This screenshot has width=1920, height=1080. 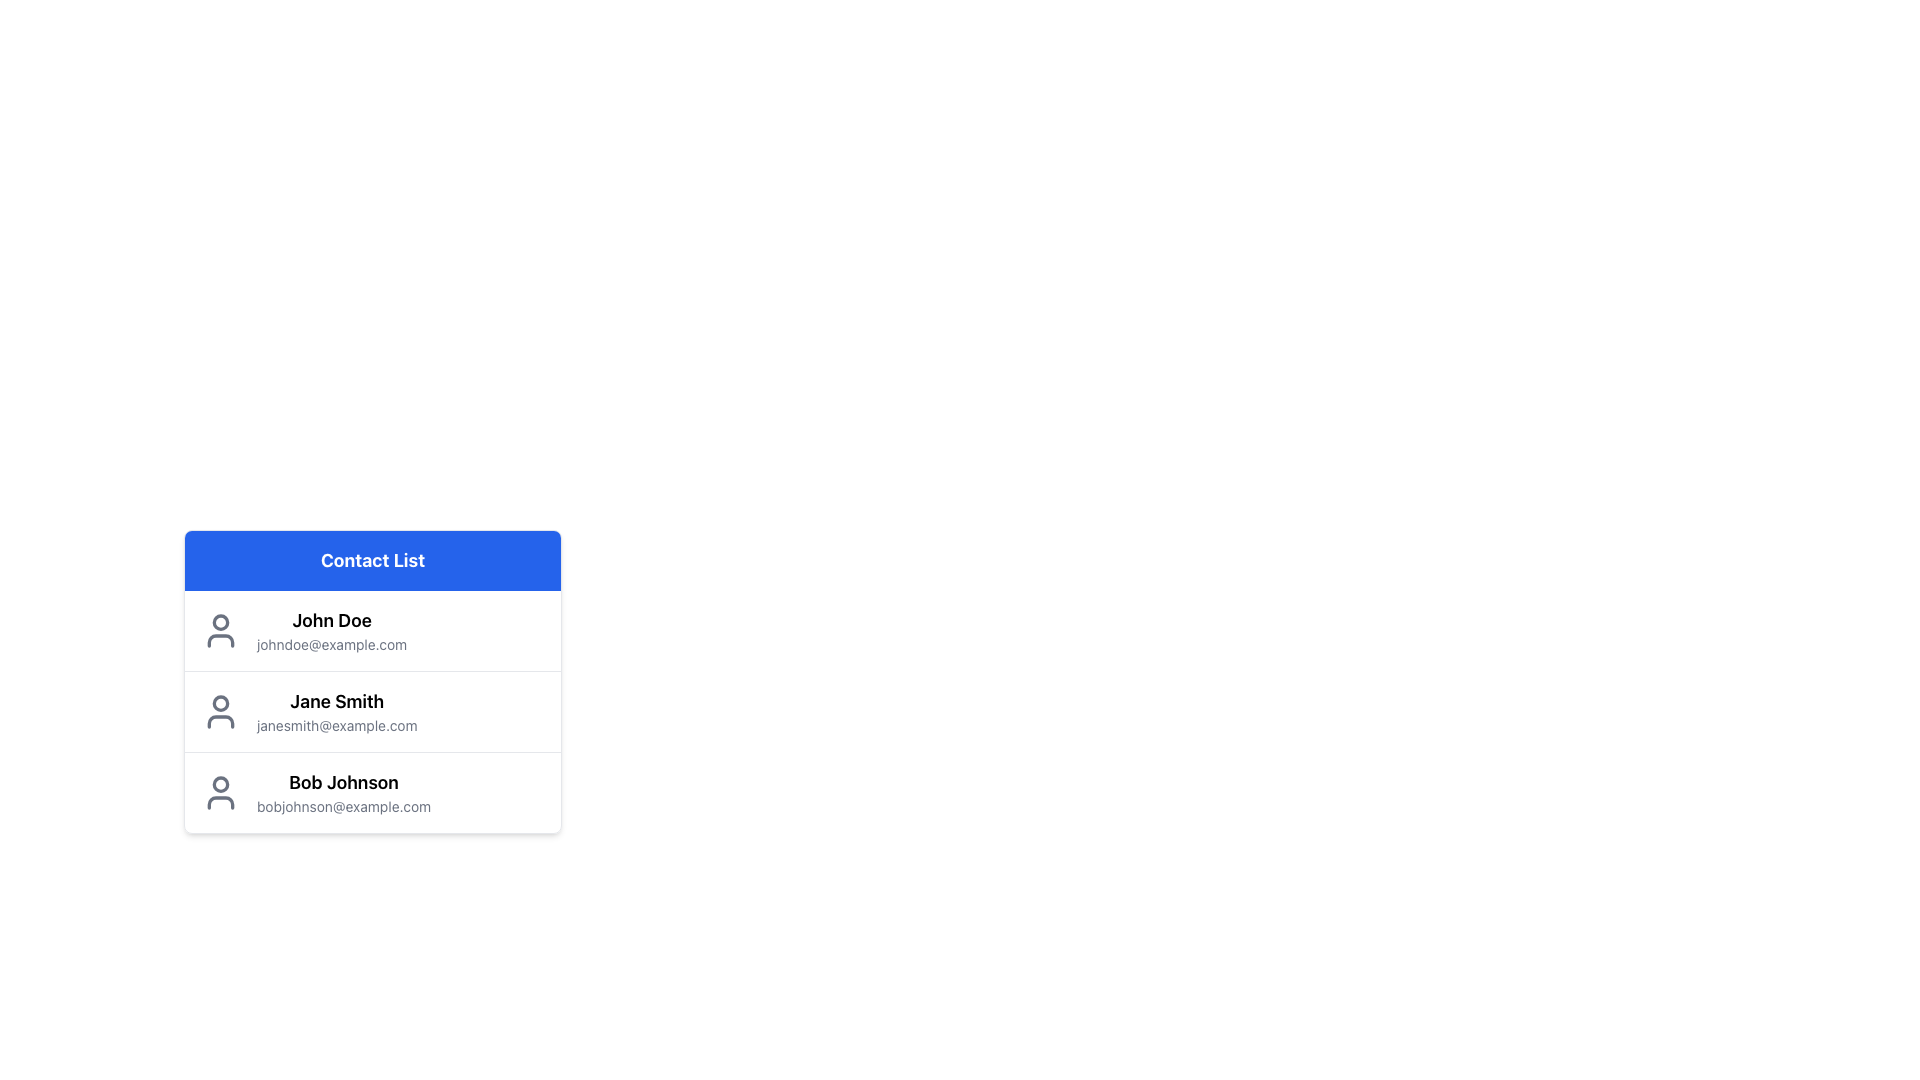 I want to click on the contact entry for 'Jane Smith' which displays their contact information, positioned as the second item in a vertical list between 'John Doe' and 'Bob Johnson', so click(x=373, y=709).